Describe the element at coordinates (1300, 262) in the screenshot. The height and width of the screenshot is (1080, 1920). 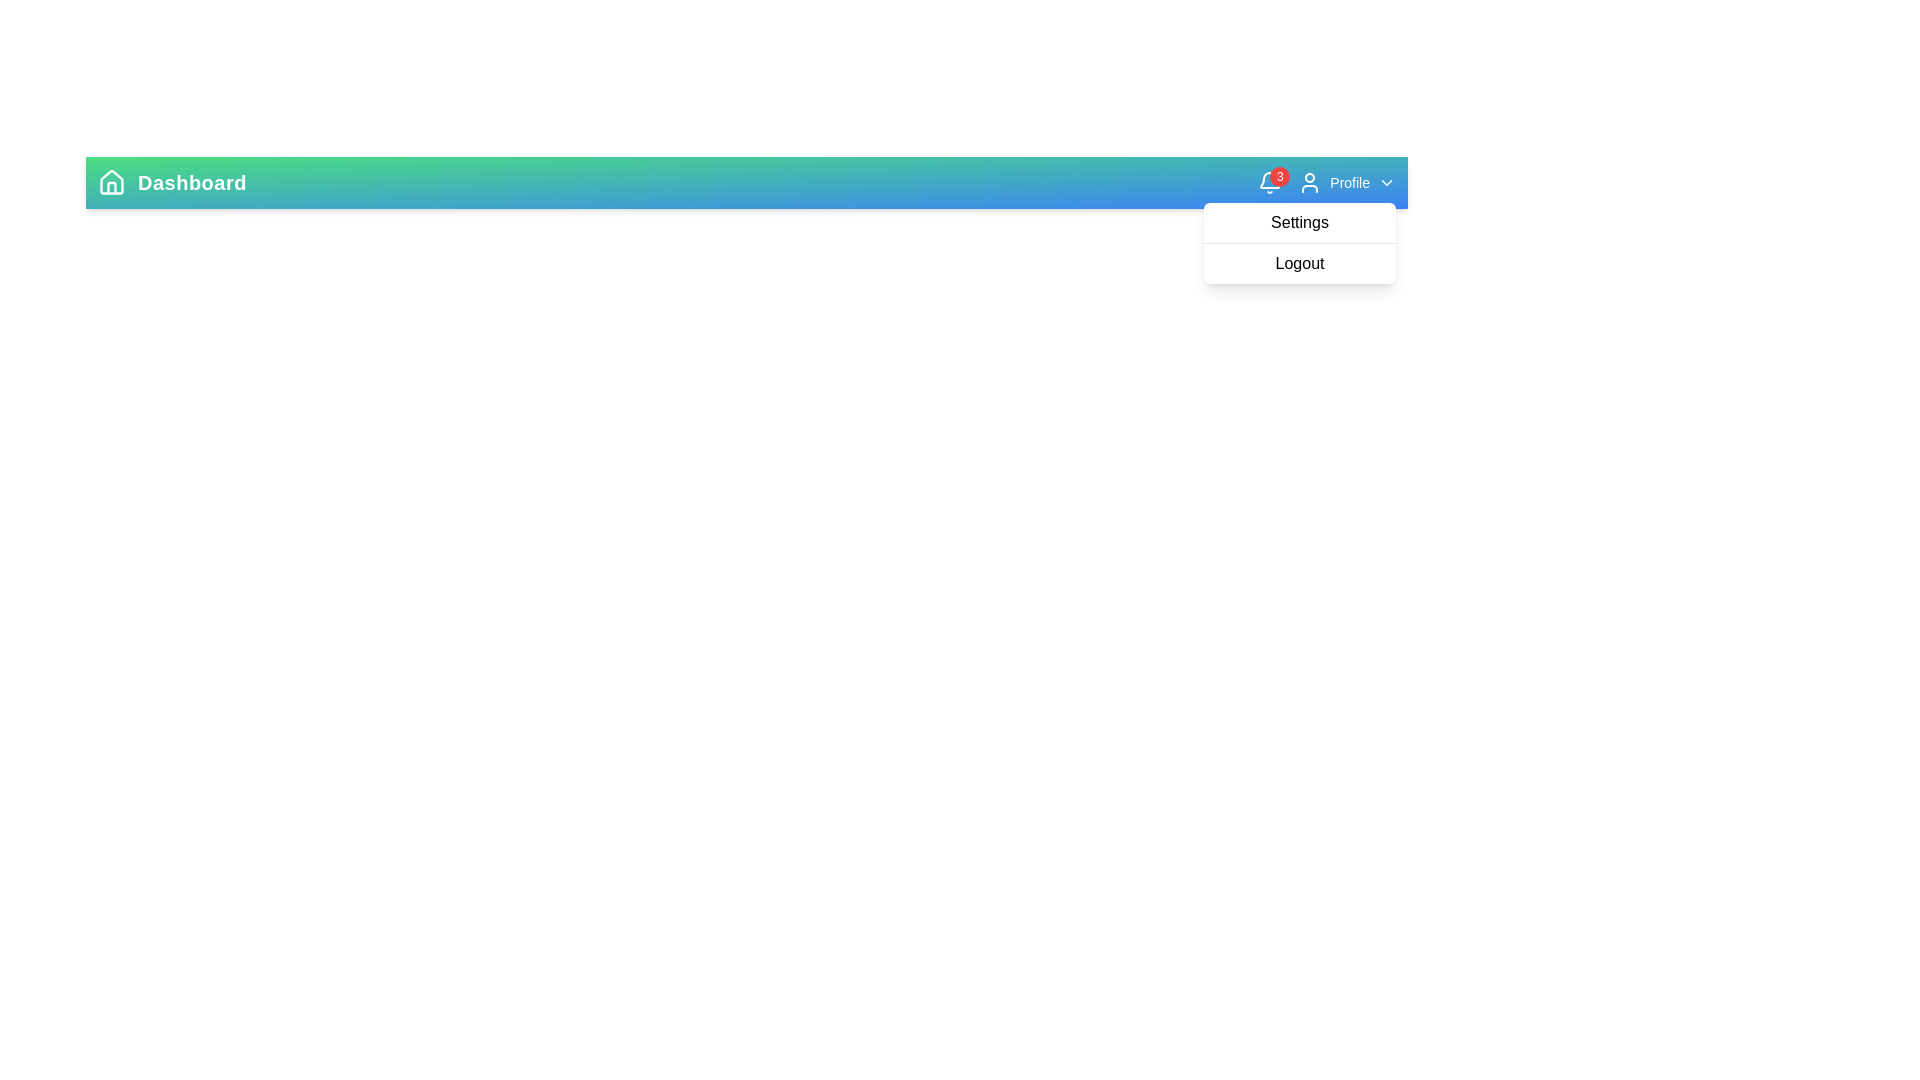
I see `the 'Logout' option in the dropdown menu` at that location.